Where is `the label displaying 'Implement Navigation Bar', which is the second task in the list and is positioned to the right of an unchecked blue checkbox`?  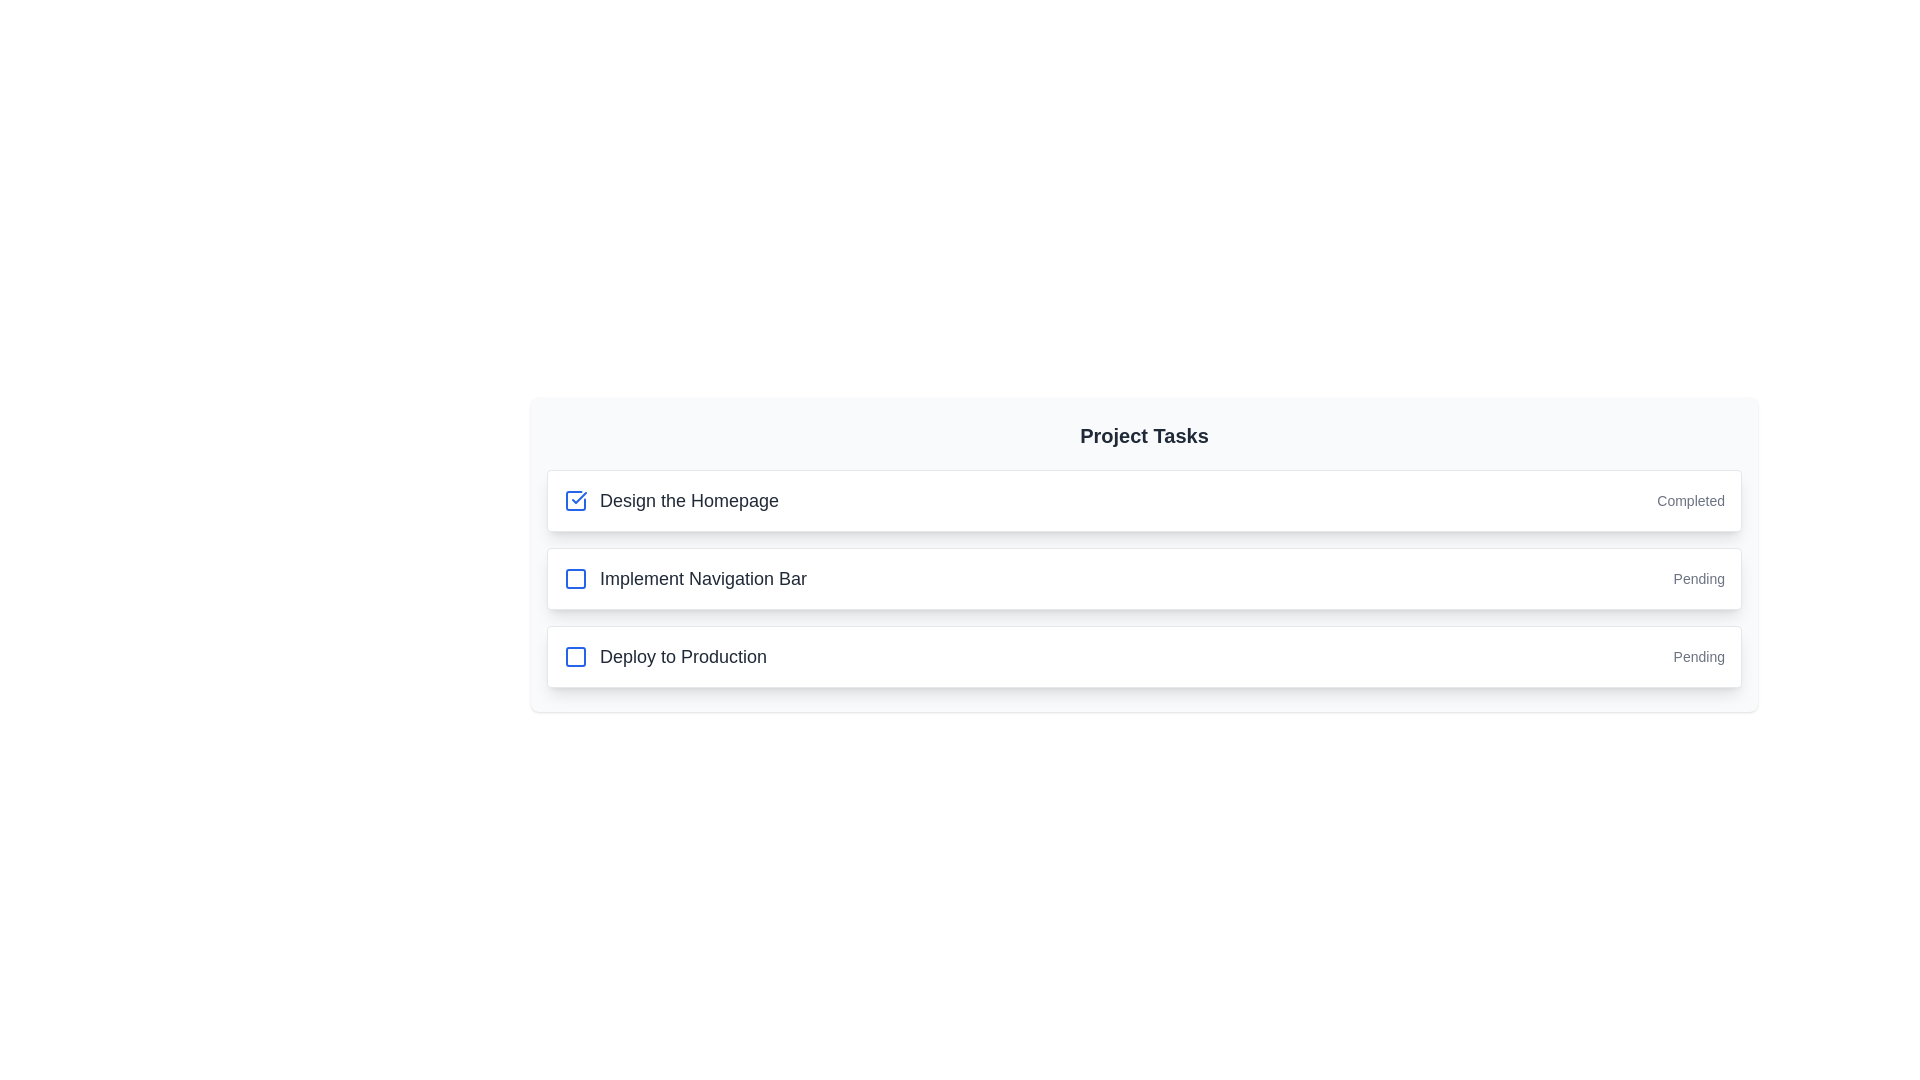
the label displaying 'Implement Navigation Bar', which is the second task in the list and is positioned to the right of an unchecked blue checkbox is located at coordinates (685, 578).